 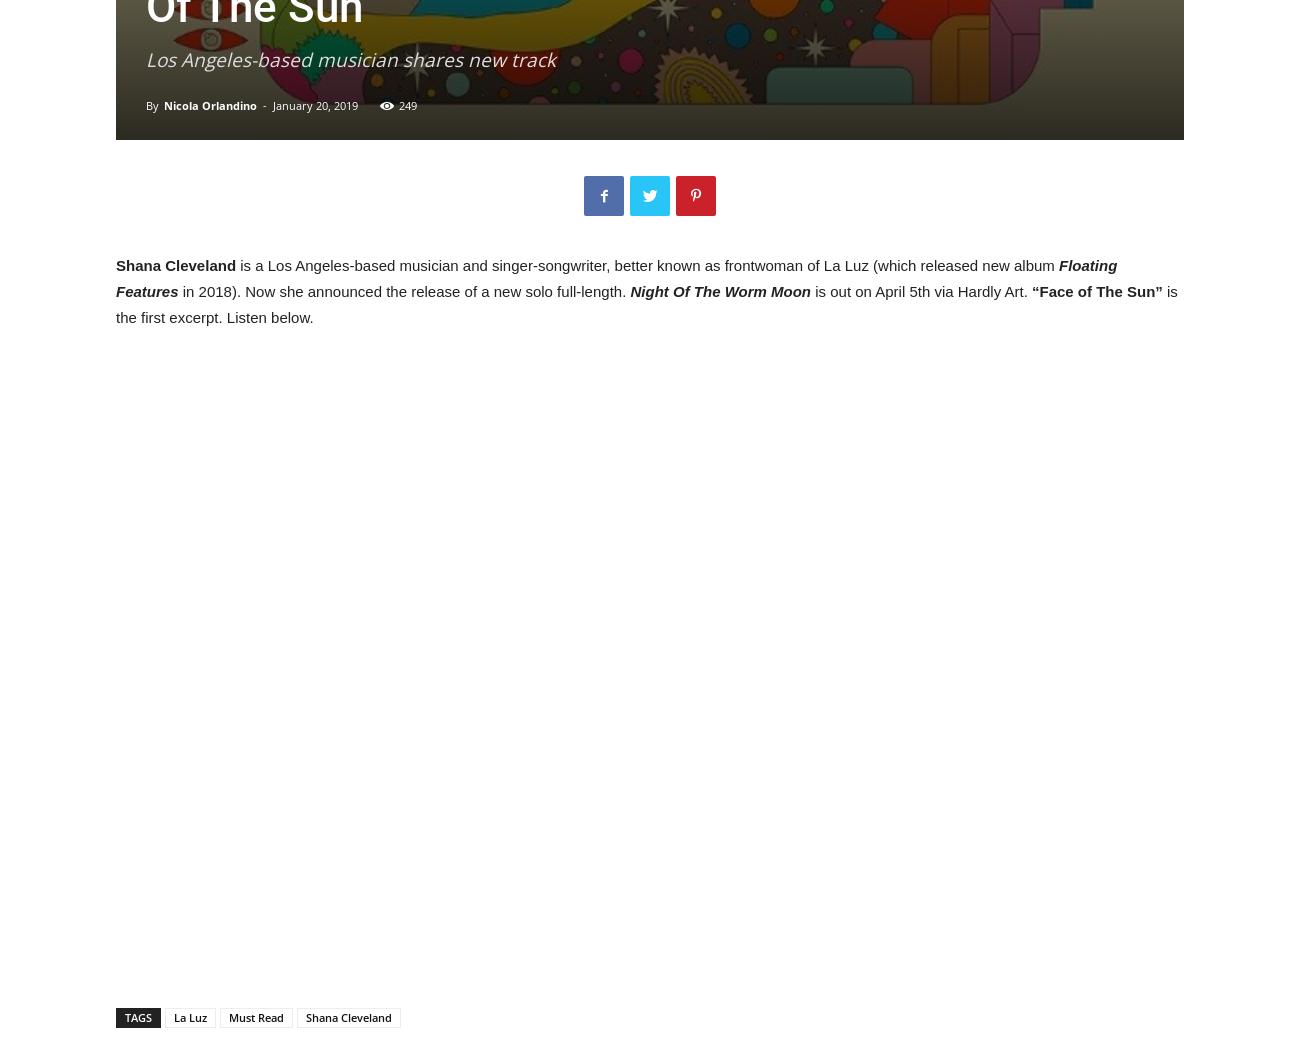 What do you see at coordinates (649, 265) in the screenshot?
I see `'is a Los Angeles-based musician and singer-songwriter, better known as frontwoman of La Luz (which released new album'` at bounding box center [649, 265].